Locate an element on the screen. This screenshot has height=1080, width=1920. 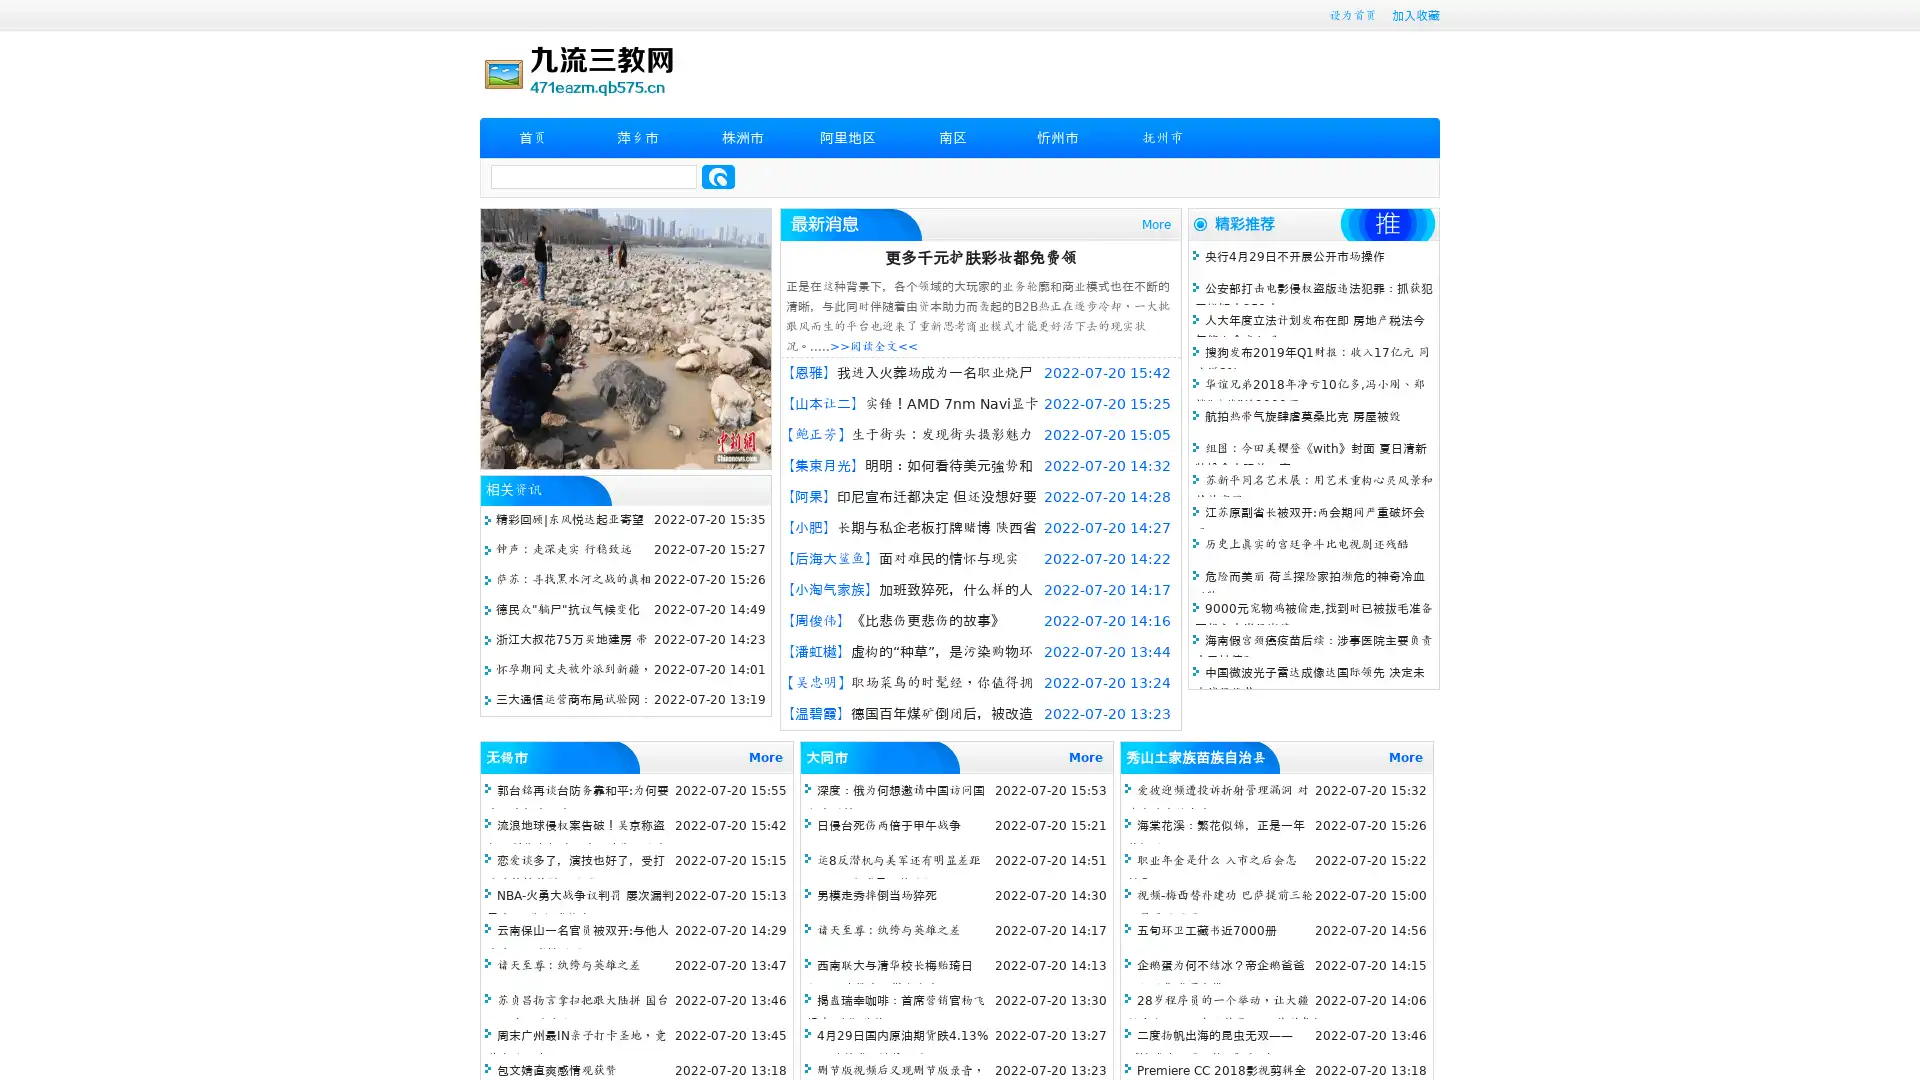
Search is located at coordinates (718, 176).